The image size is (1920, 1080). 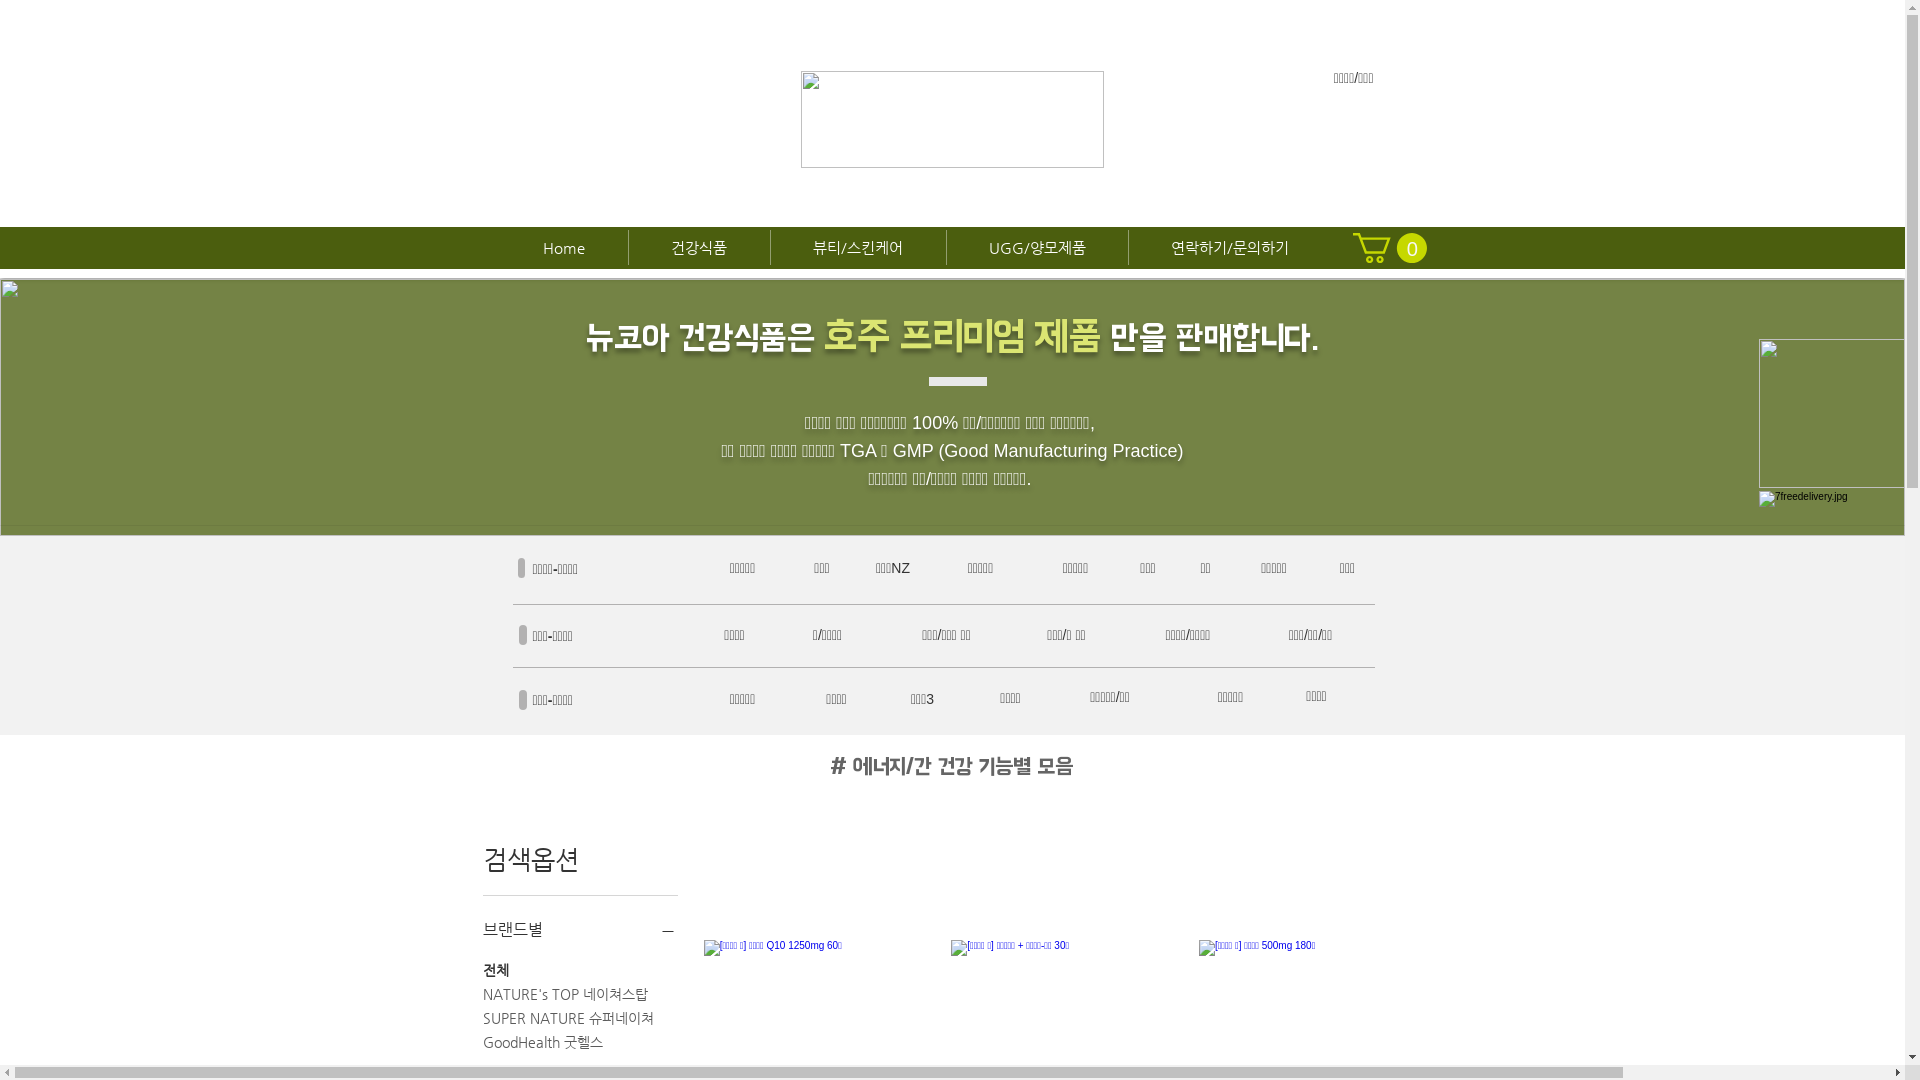 What do you see at coordinates (1387, 246) in the screenshot?
I see `'0'` at bounding box center [1387, 246].